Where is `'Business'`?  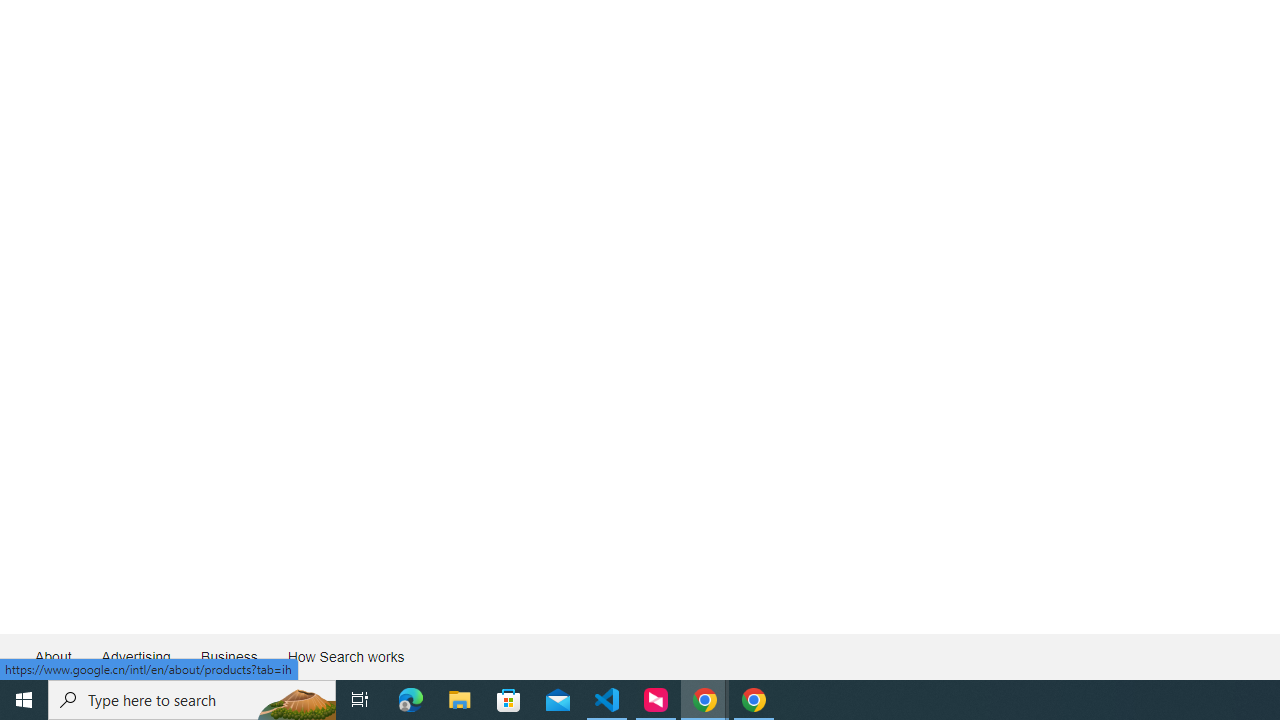
'Business' is located at coordinates (229, 657).